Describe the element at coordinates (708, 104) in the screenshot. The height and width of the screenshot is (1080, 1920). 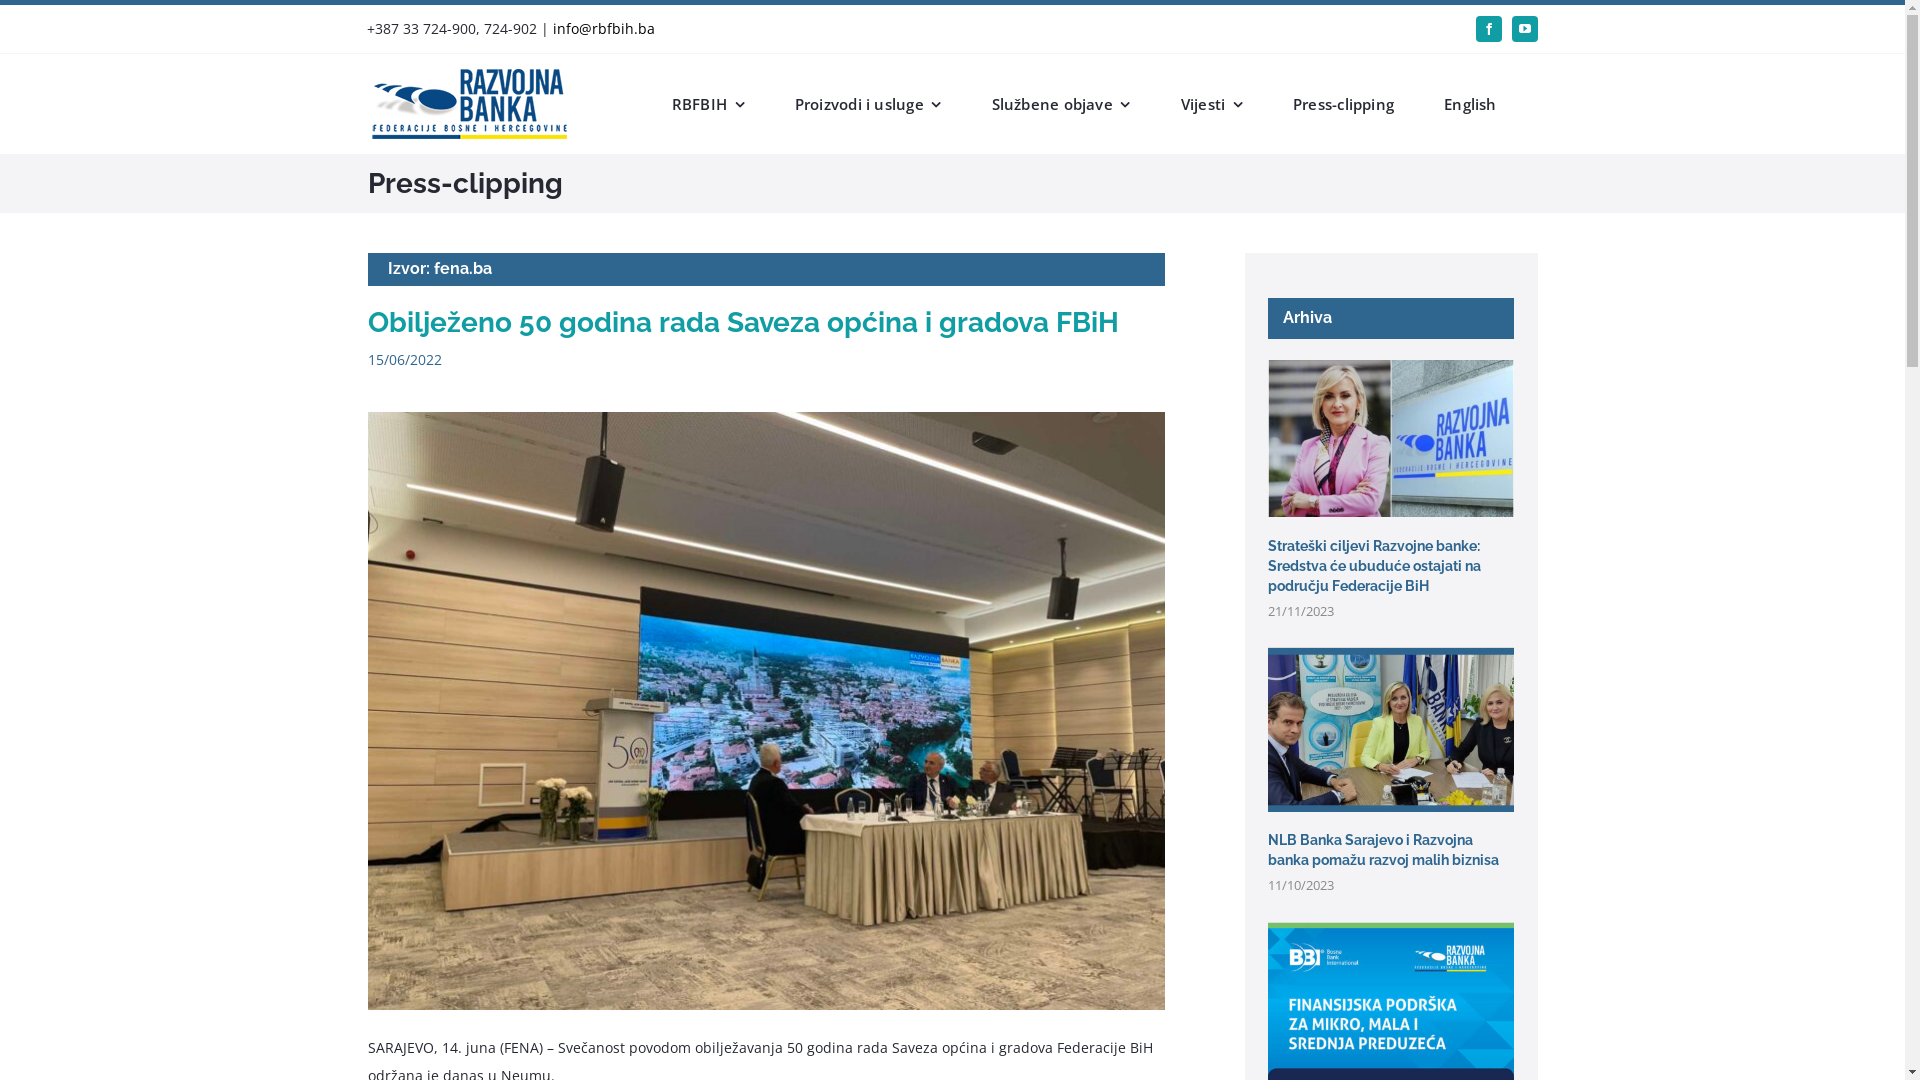
I see `'RBFBIH'` at that location.